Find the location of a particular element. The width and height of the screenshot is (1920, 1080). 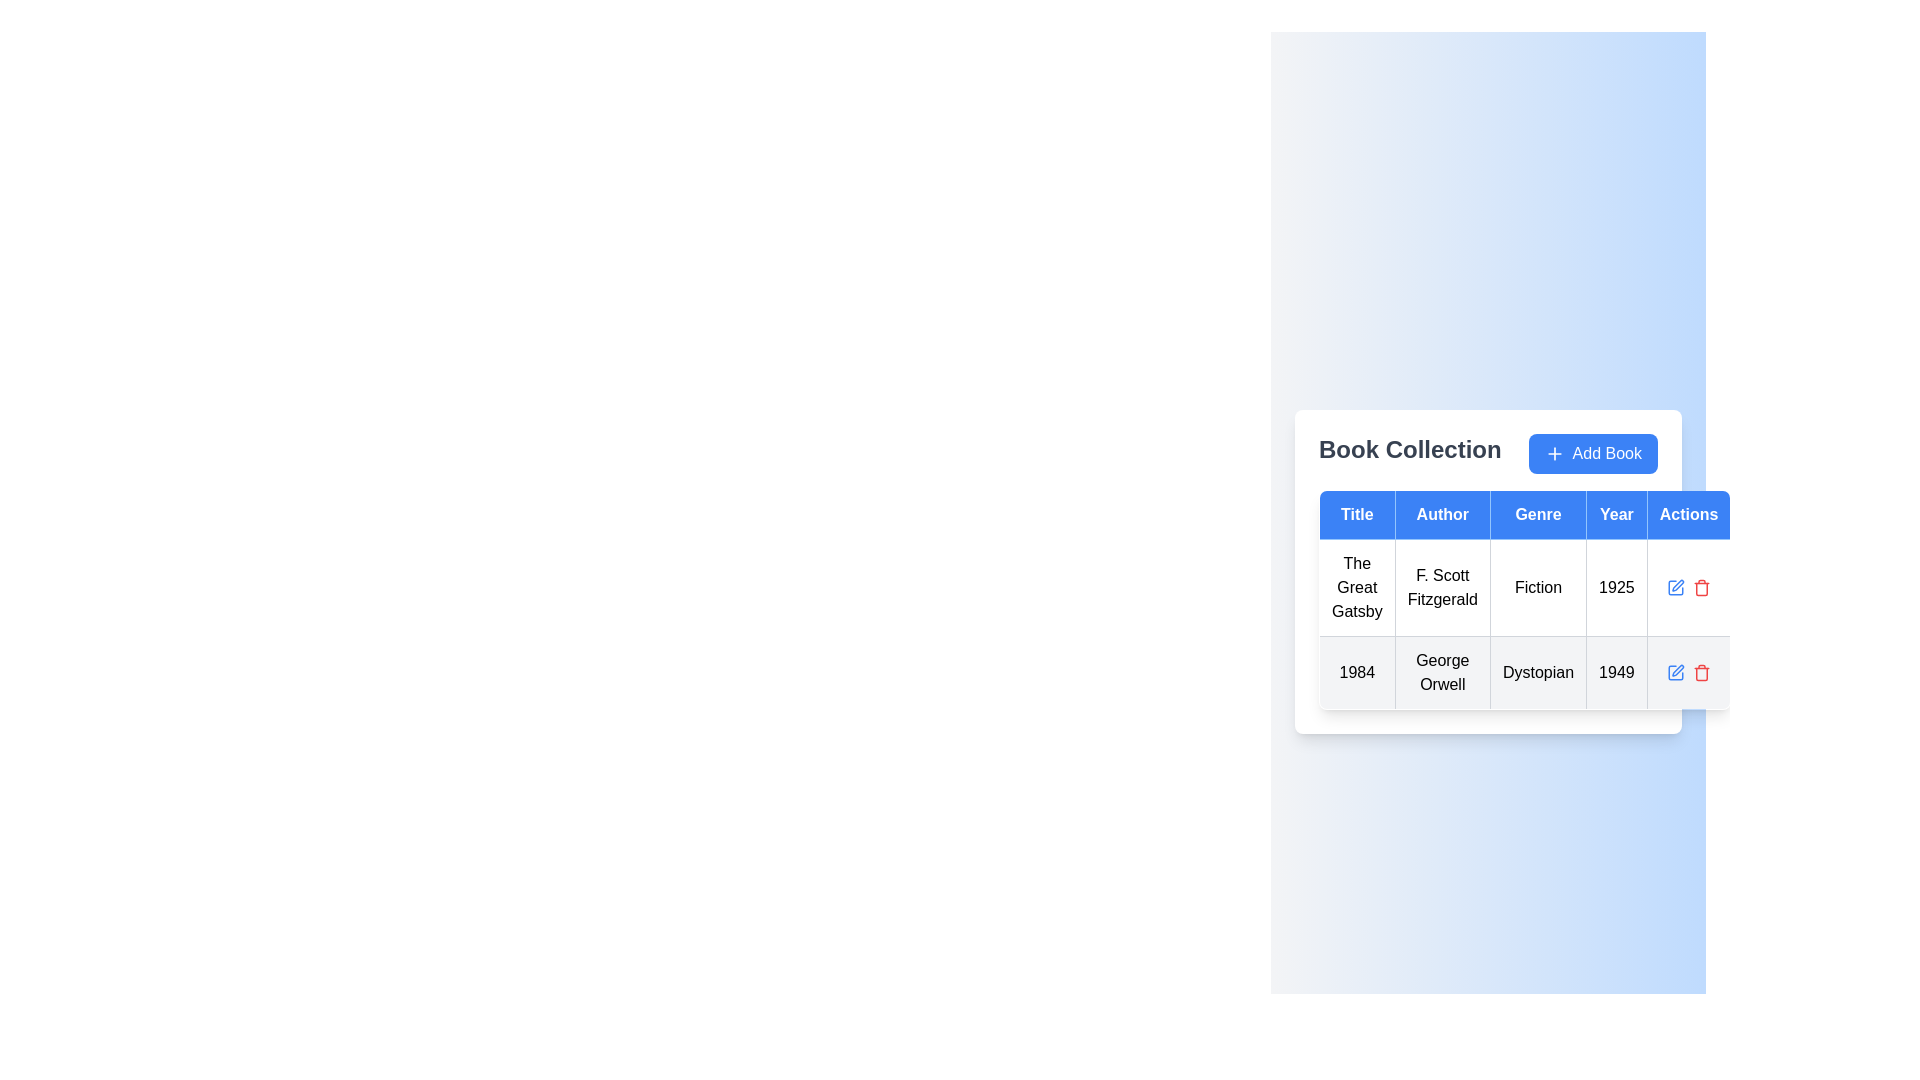

the Table Header with blue background and white text labeled 'Actions', which is the fifth and last column header in the 'Book Collection' section is located at coordinates (1688, 514).